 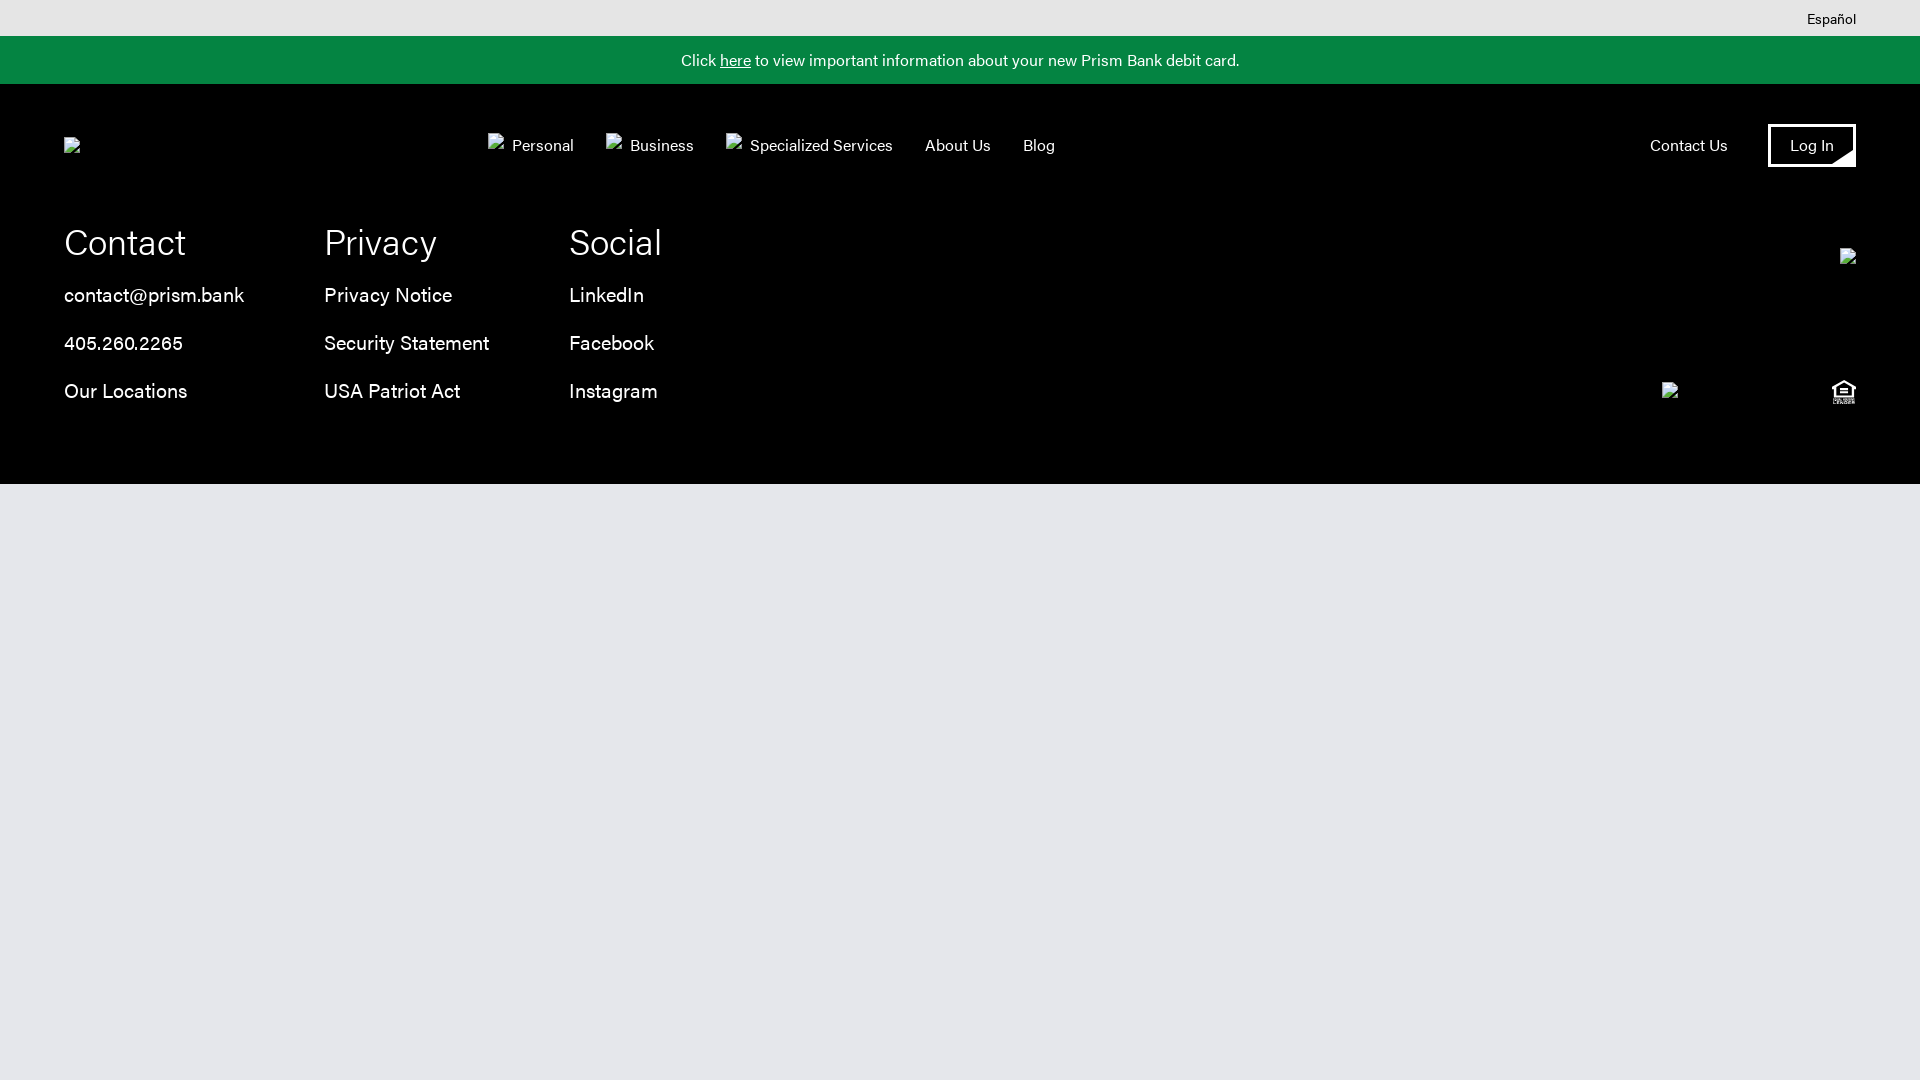 I want to click on 'About Us', so click(x=957, y=143).